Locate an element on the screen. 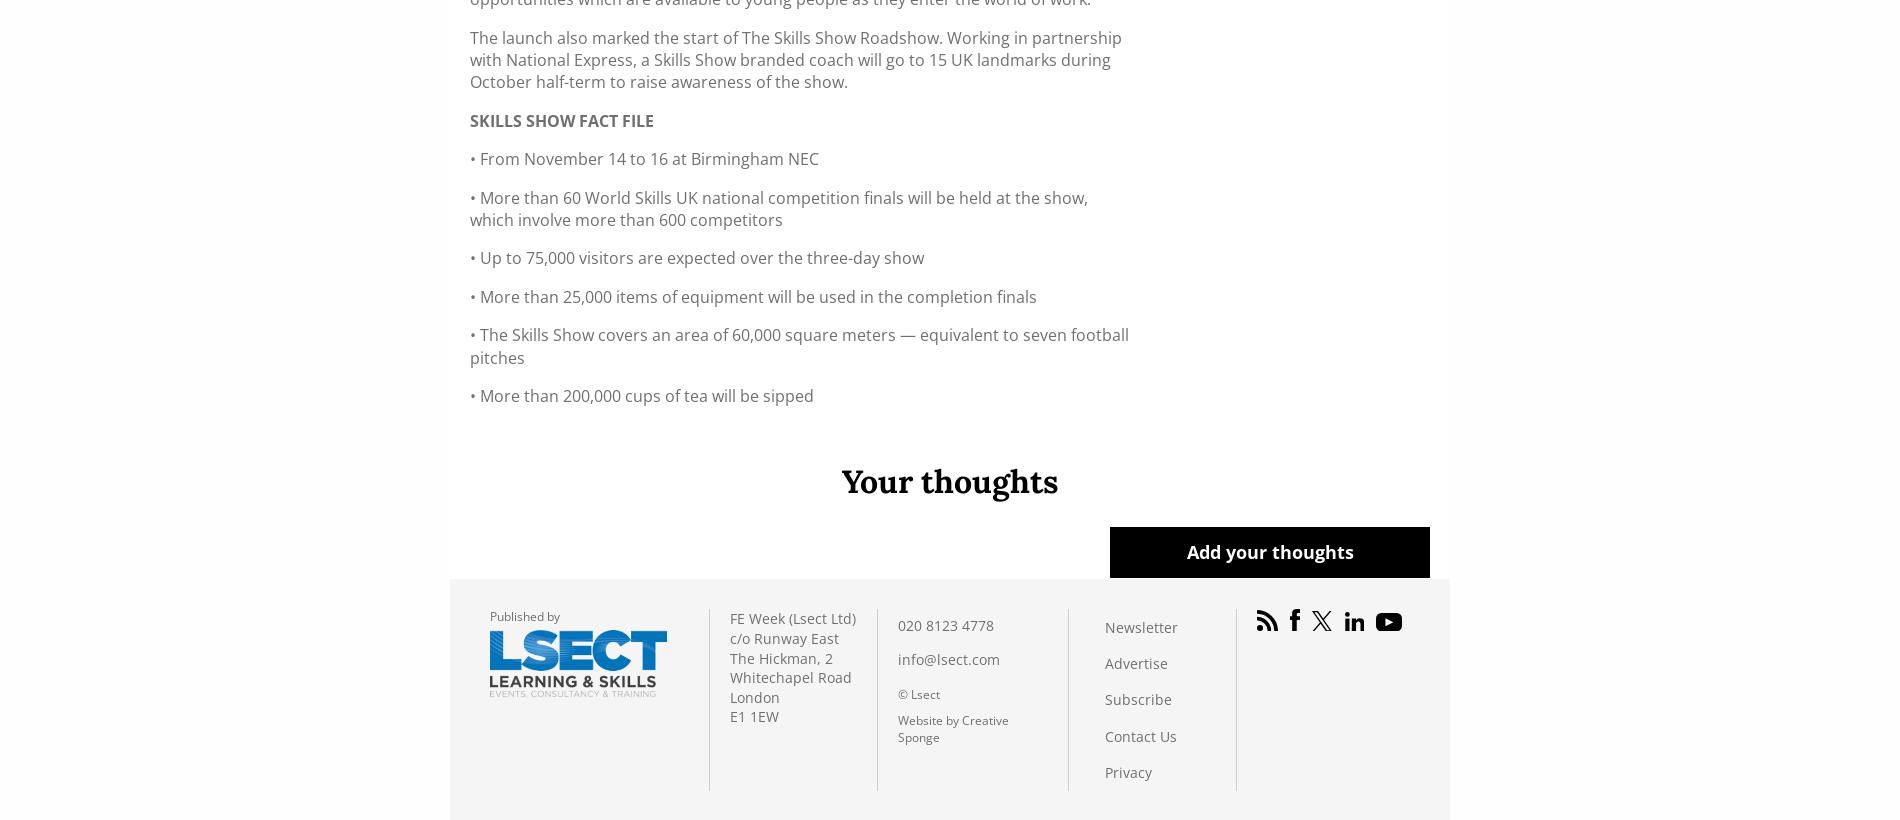 The height and width of the screenshot is (820, 1900). 'Subscribe' is located at coordinates (1105, 699).